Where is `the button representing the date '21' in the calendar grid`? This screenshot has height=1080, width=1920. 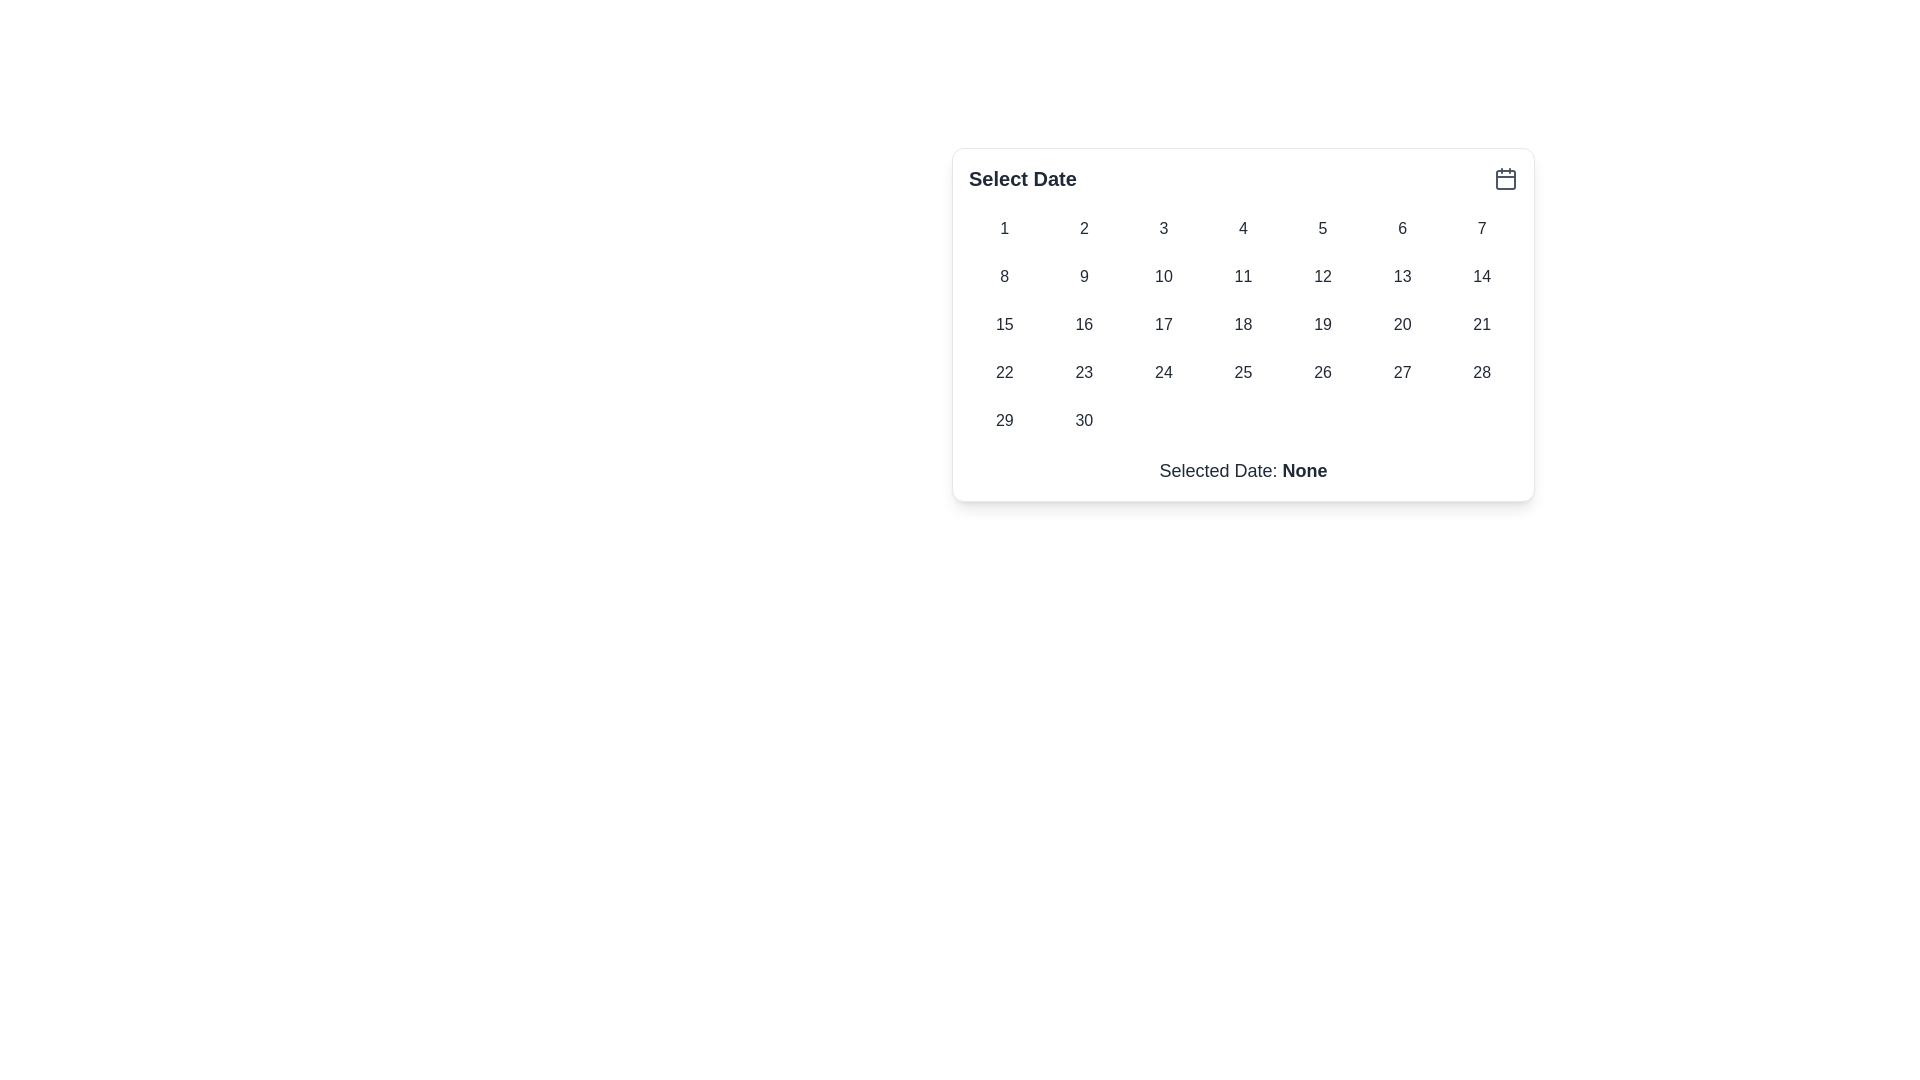 the button representing the date '21' in the calendar grid is located at coordinates (1482, 323).